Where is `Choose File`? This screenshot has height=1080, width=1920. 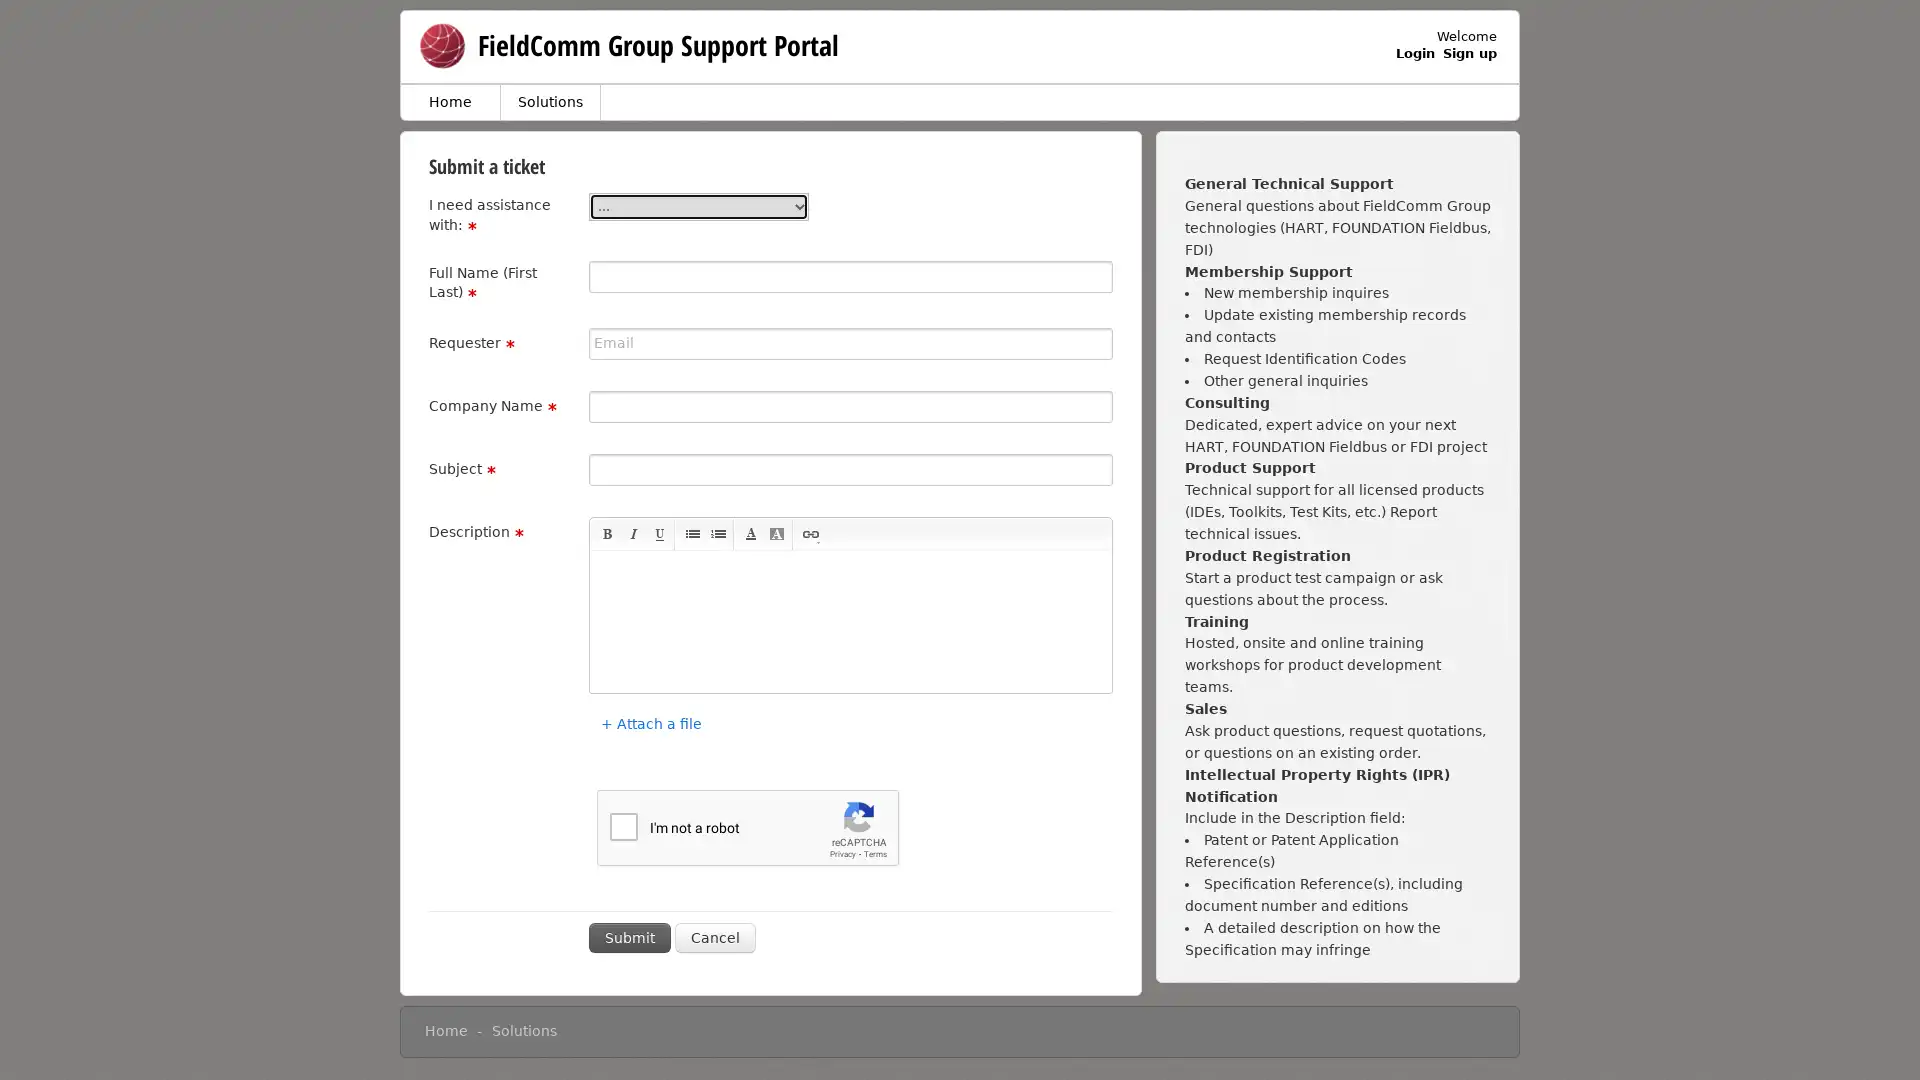
Choose File is located at coordinates (608, 707).